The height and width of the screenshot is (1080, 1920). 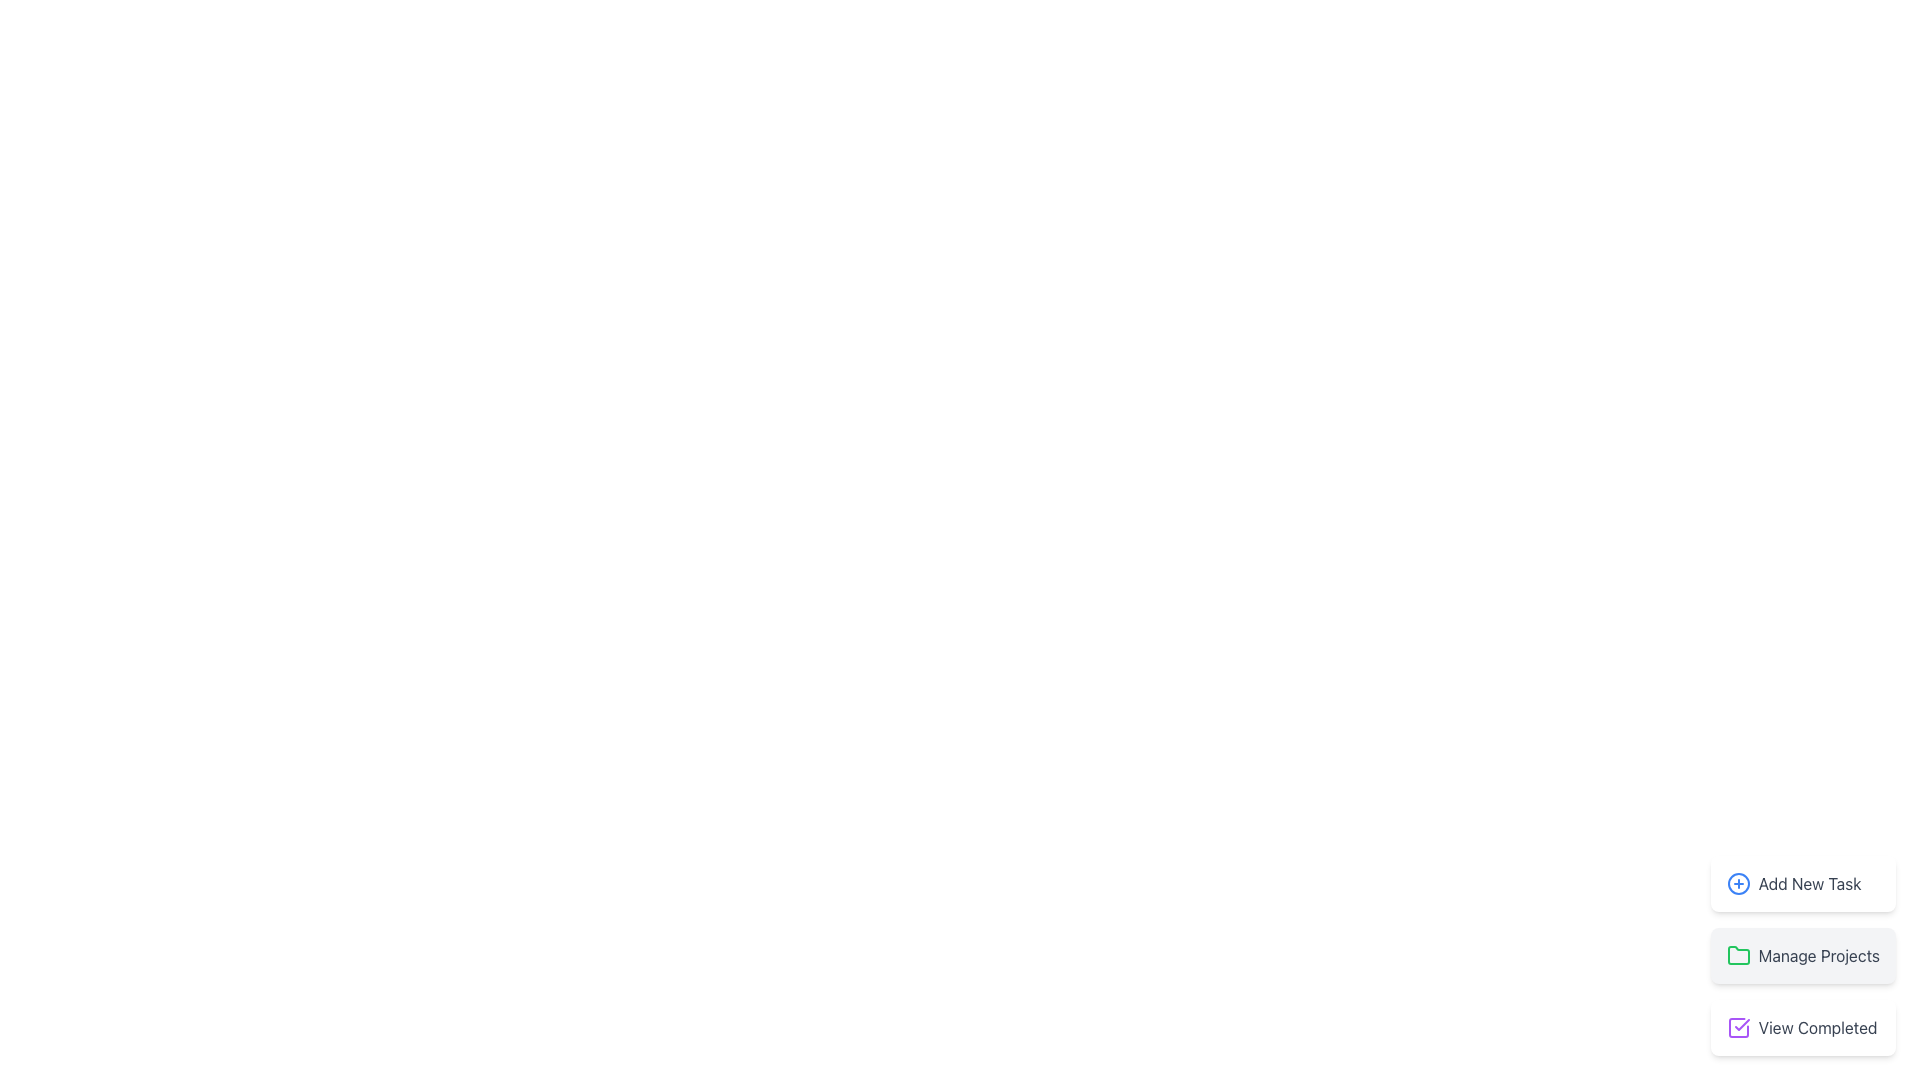 What do you see at coordinates (1803, 882) in the screenshot?
I see `the 'Add New Task' button, which is a rectangular button with a white background and a blue circular plus icon on the left, positioned in the bottom-right corner above the 'Manage Projects' and 'View Completed' buttons` at bounding box center [1803, 882].